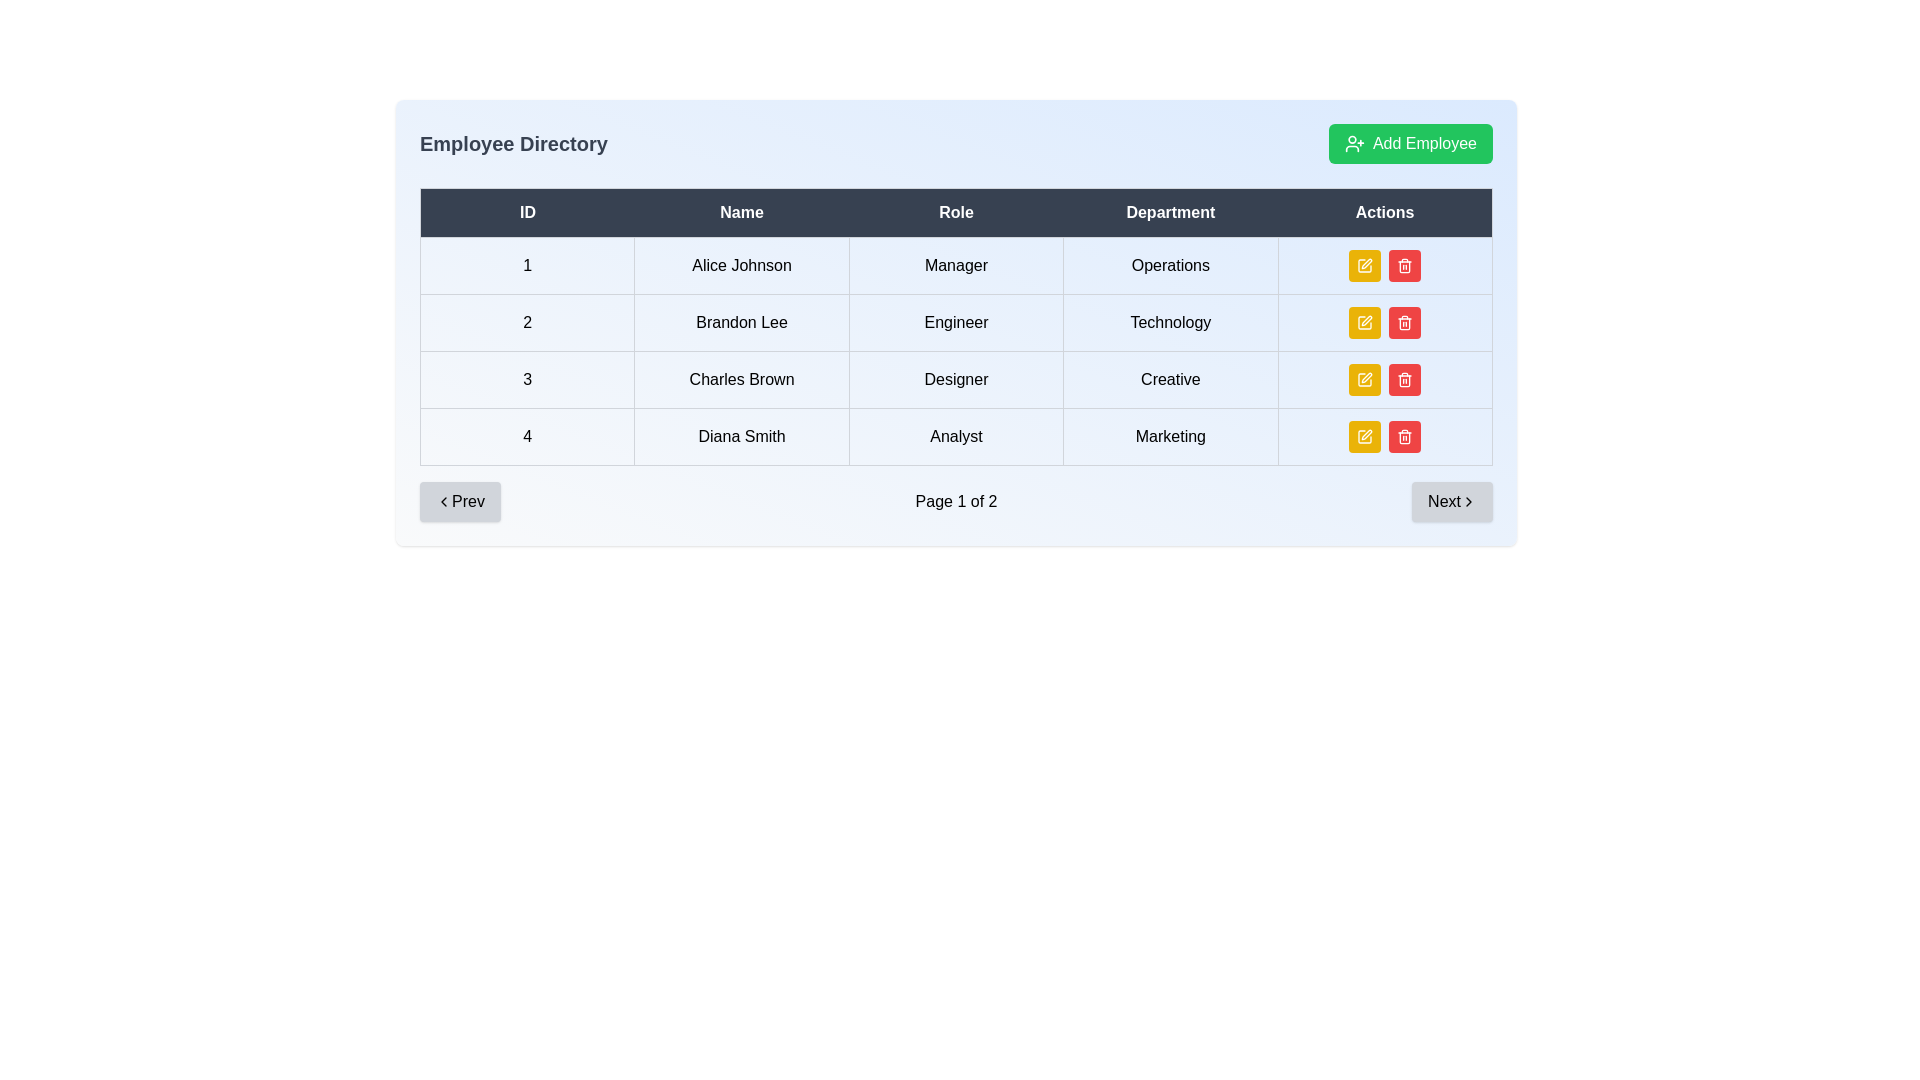  What do you see at coordinates (443, 500) in the screenshot?
I see `the leftward-pointing chevron icon located inside the 'Prev' button at the bottom left of the interface to interact with the button` at bounding box center [443, 500].